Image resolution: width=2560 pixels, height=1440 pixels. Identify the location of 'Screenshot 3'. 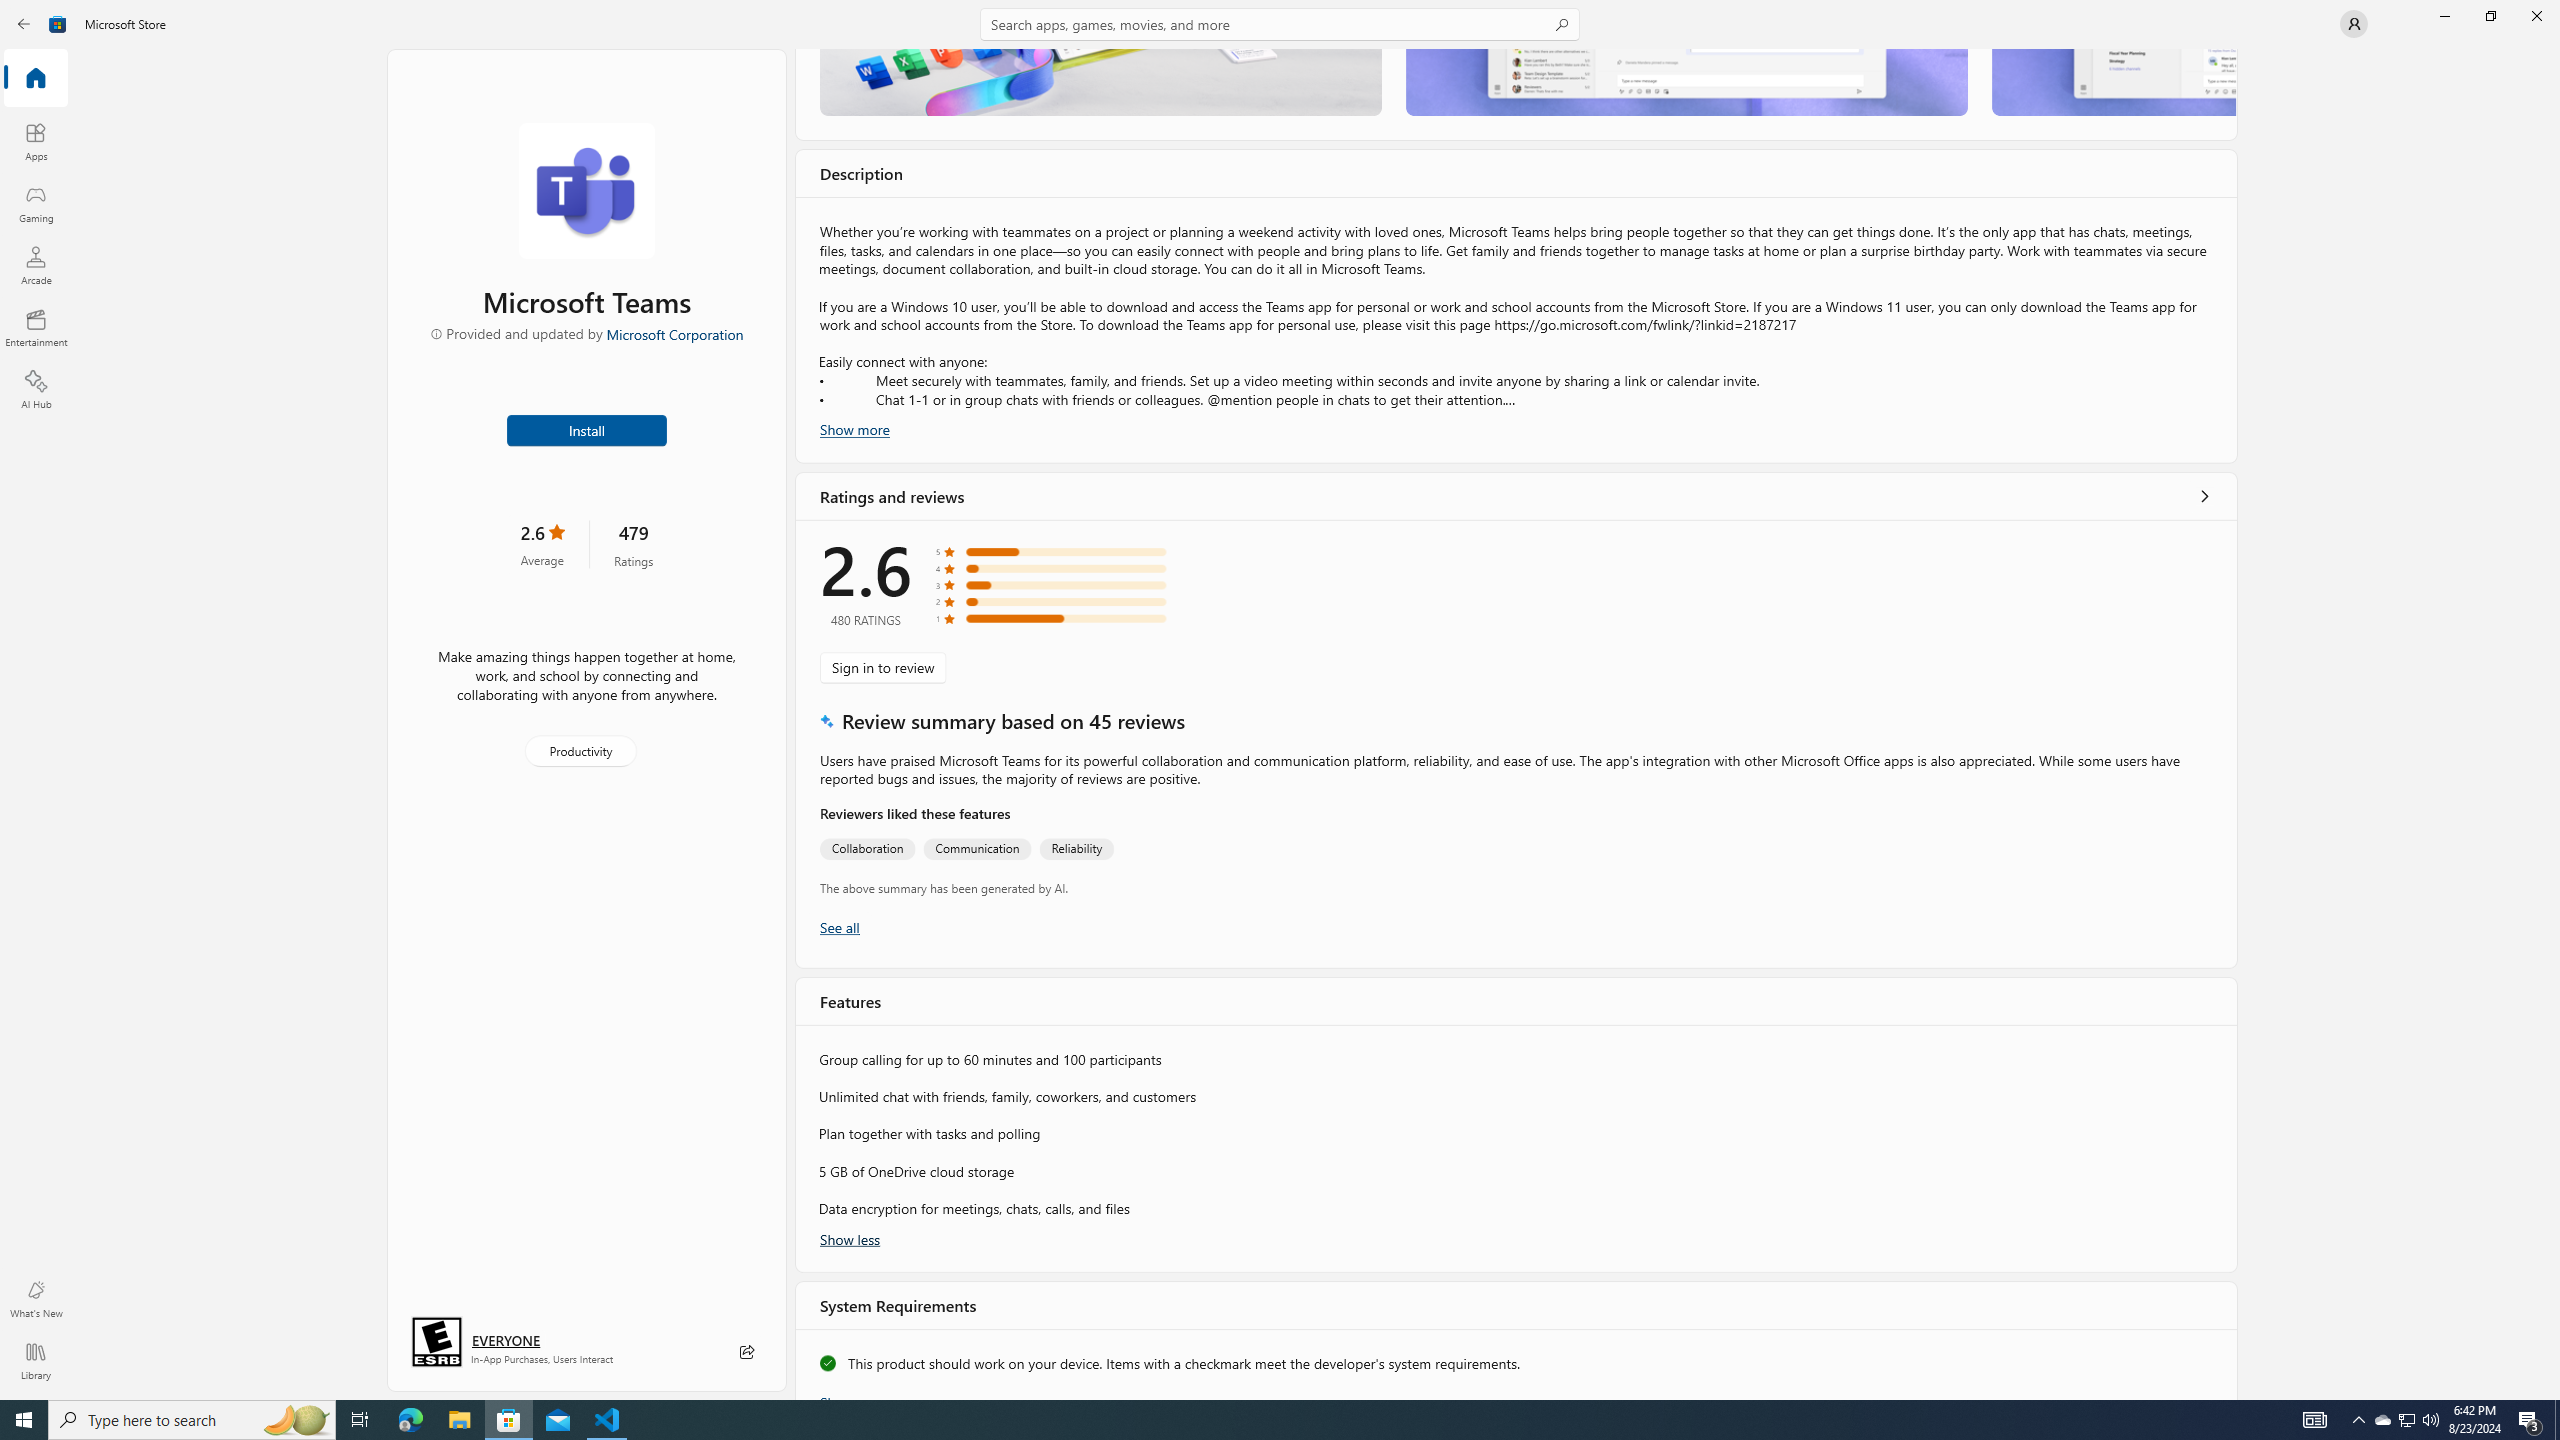
(2112, 81).